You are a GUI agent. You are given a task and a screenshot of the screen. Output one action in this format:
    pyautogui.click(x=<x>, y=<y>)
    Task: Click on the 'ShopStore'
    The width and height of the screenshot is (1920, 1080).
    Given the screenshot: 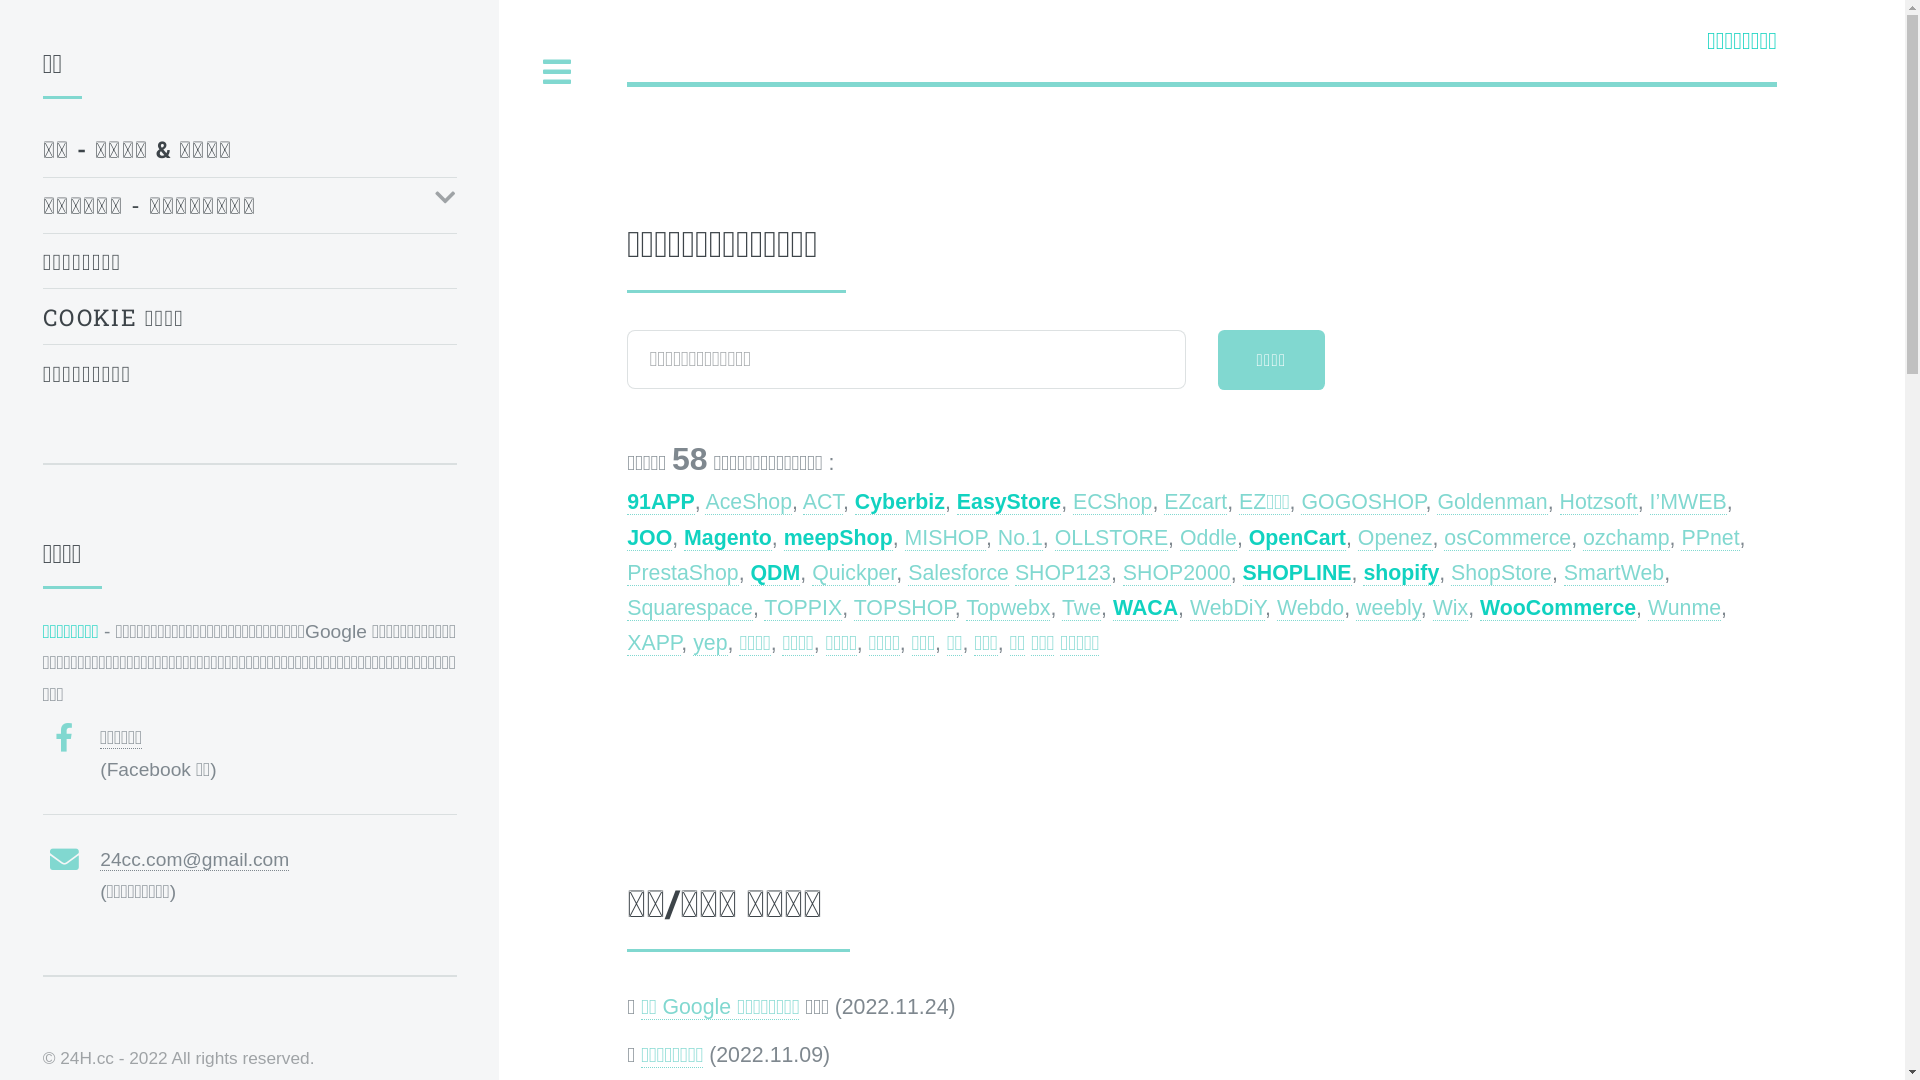 What is the action you would take?
    pyautogui.click(x=1501, y=573)
    